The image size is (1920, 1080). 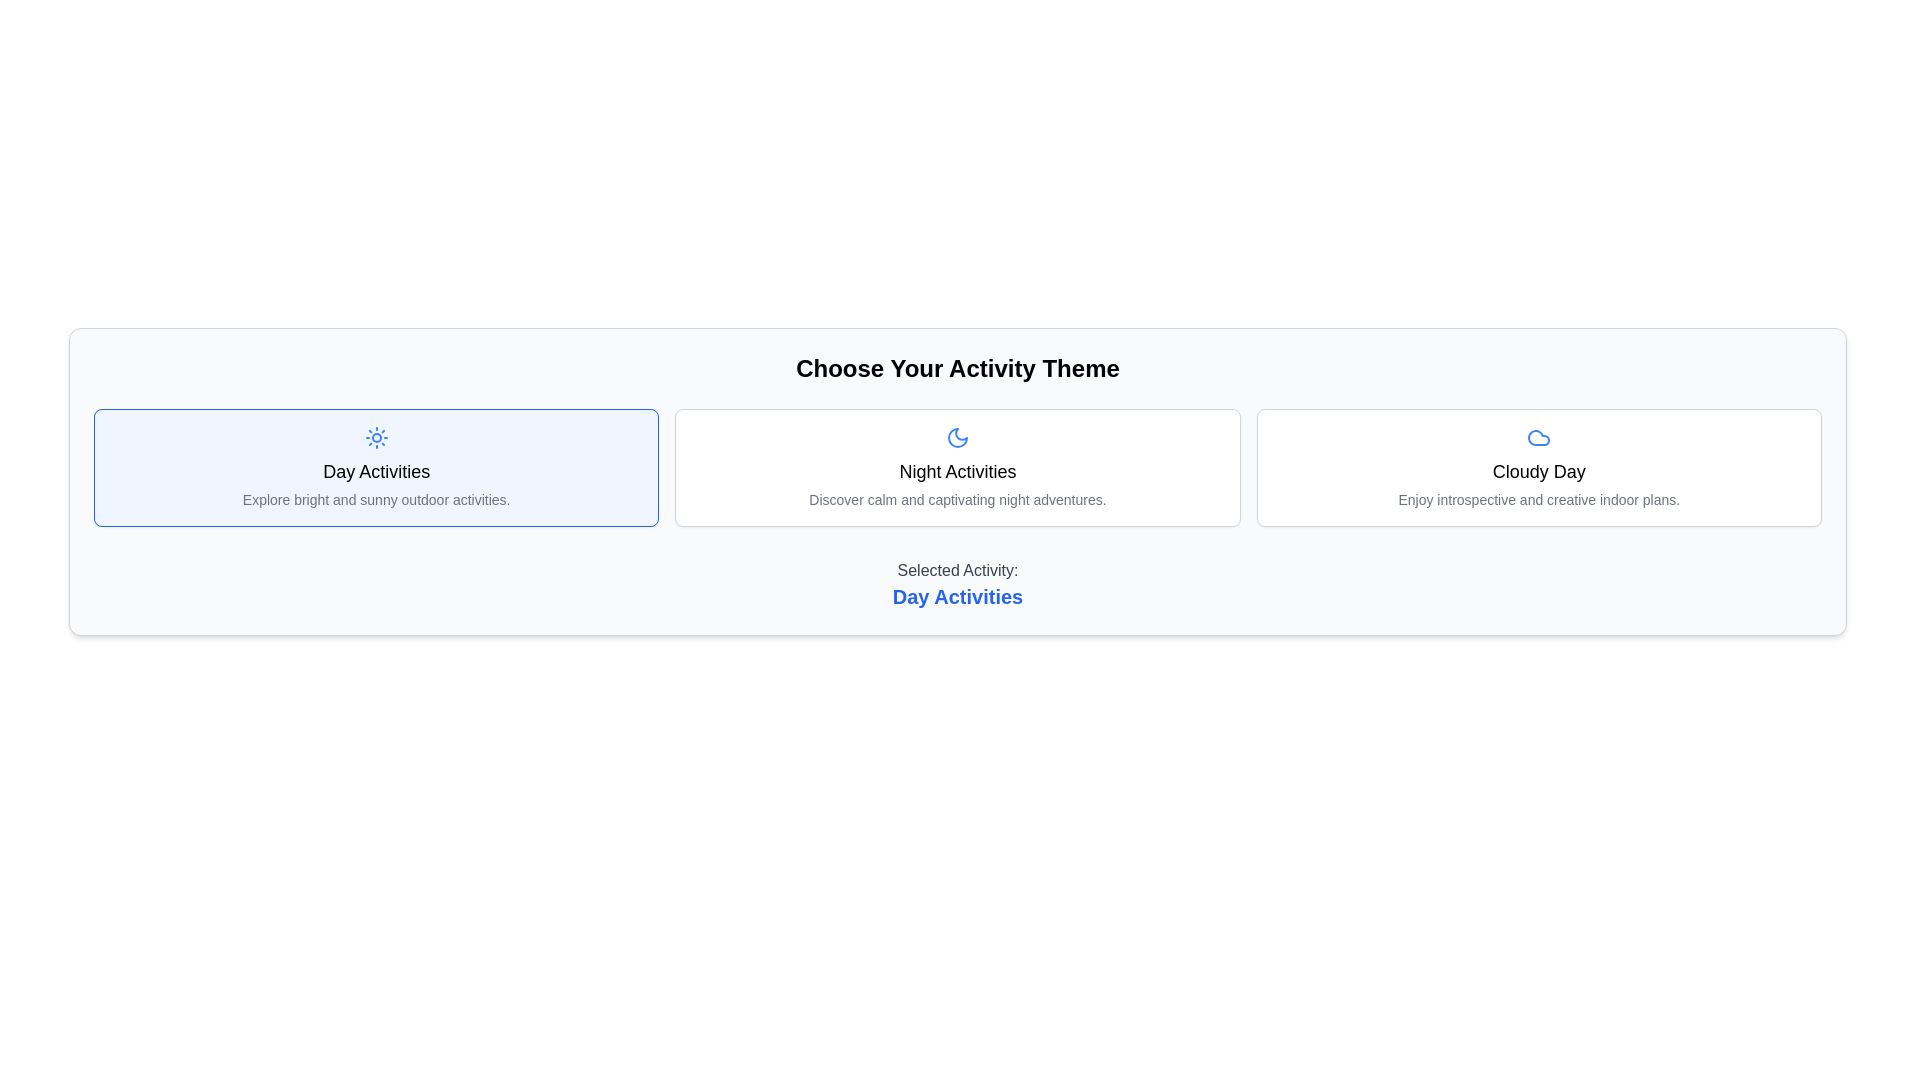 What do you see at coordinates (956, 499) in the screenshot?
I see `text fragment that says 'Discover calm and captivating night adventures.' located within the 'Night Activities' card, which is styled in a small gray font` at bounding box center [956, 499].